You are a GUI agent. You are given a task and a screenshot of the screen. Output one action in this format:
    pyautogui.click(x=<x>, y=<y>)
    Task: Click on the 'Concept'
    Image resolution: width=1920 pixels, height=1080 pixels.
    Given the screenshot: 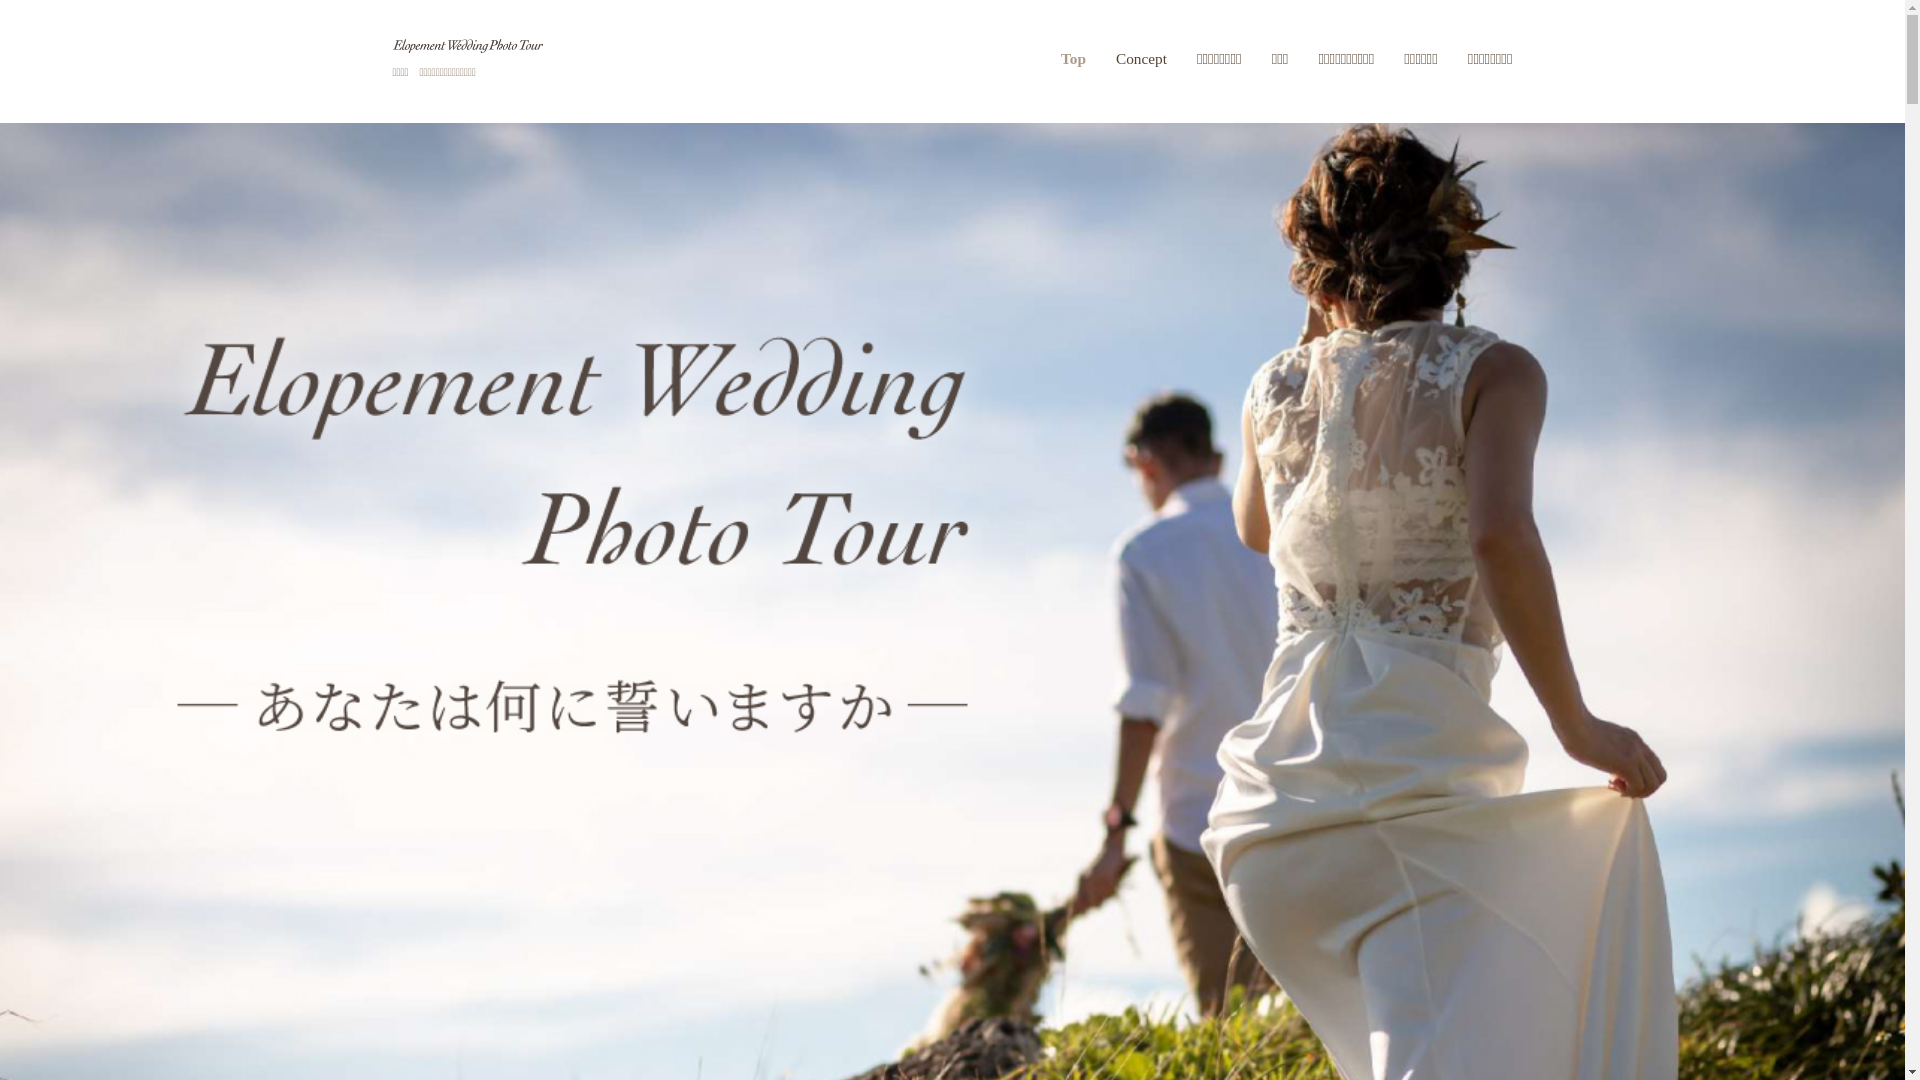 What is the action you would take?
    pyautogui.click(x=1099, y=57)
    